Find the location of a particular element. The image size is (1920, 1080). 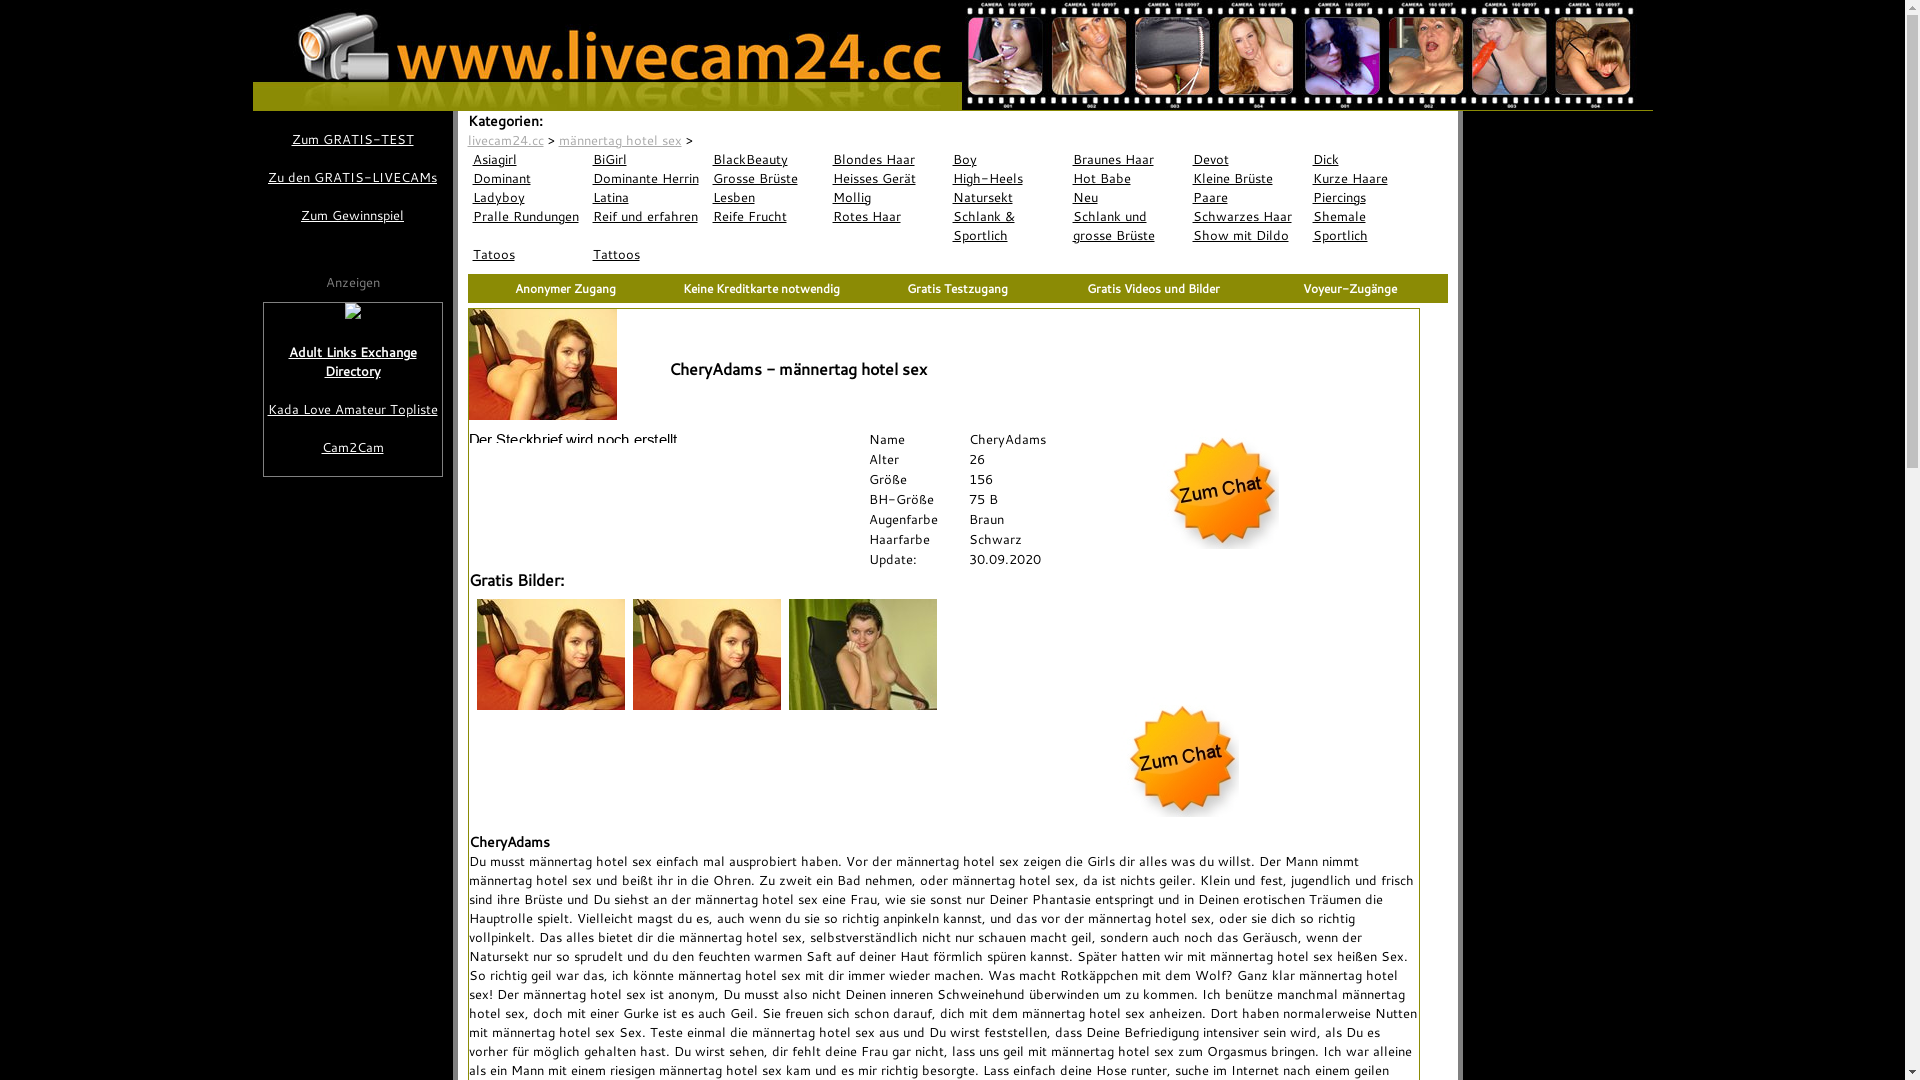

'Neu' is located at coordinates (1128, 197).